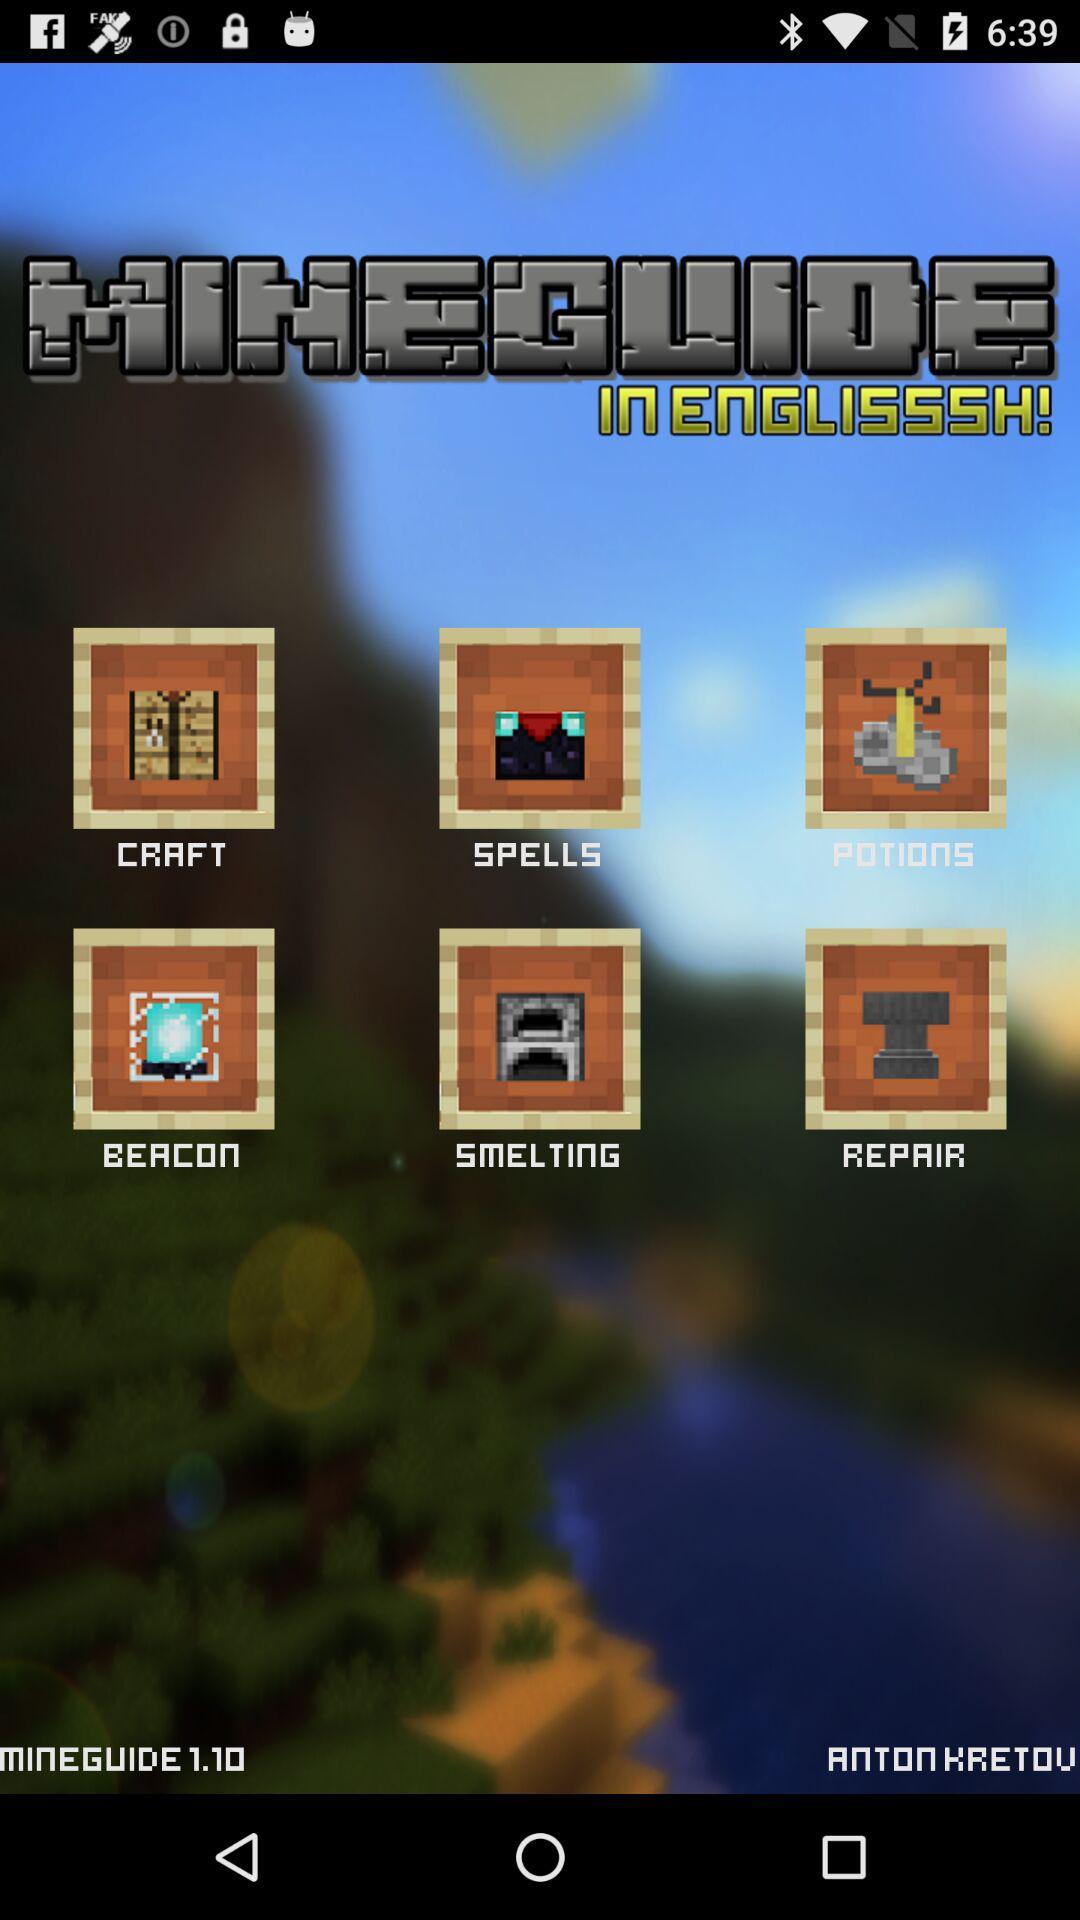 This screenshot has width=1080, height=1920. What do you see at coordinates (172, 1028) in the screenshot?
I see `eeacon` at bounding box center [172, 1028].